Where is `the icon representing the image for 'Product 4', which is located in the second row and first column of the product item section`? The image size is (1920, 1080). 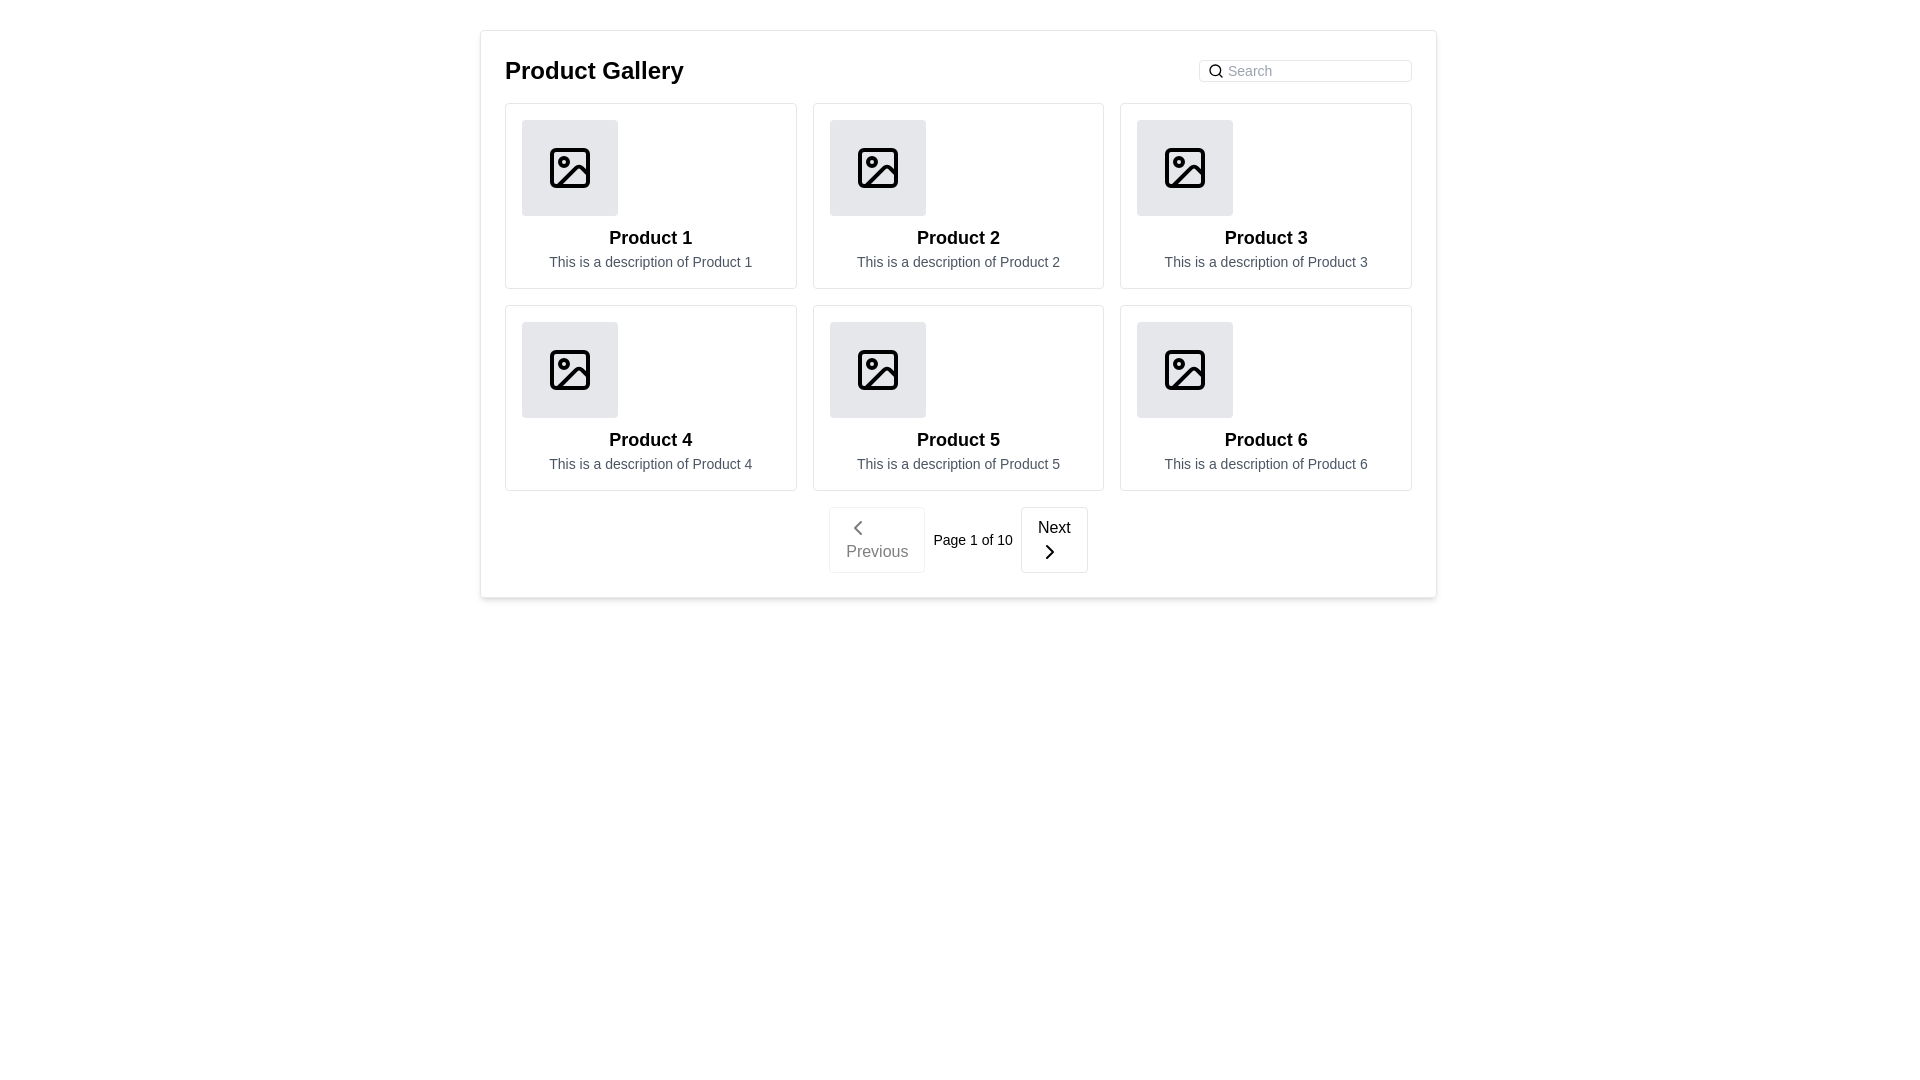 the icon representing the image for 'Product 4', which is located in the second row and first column of the product item section is located at coordinates (569, 370).